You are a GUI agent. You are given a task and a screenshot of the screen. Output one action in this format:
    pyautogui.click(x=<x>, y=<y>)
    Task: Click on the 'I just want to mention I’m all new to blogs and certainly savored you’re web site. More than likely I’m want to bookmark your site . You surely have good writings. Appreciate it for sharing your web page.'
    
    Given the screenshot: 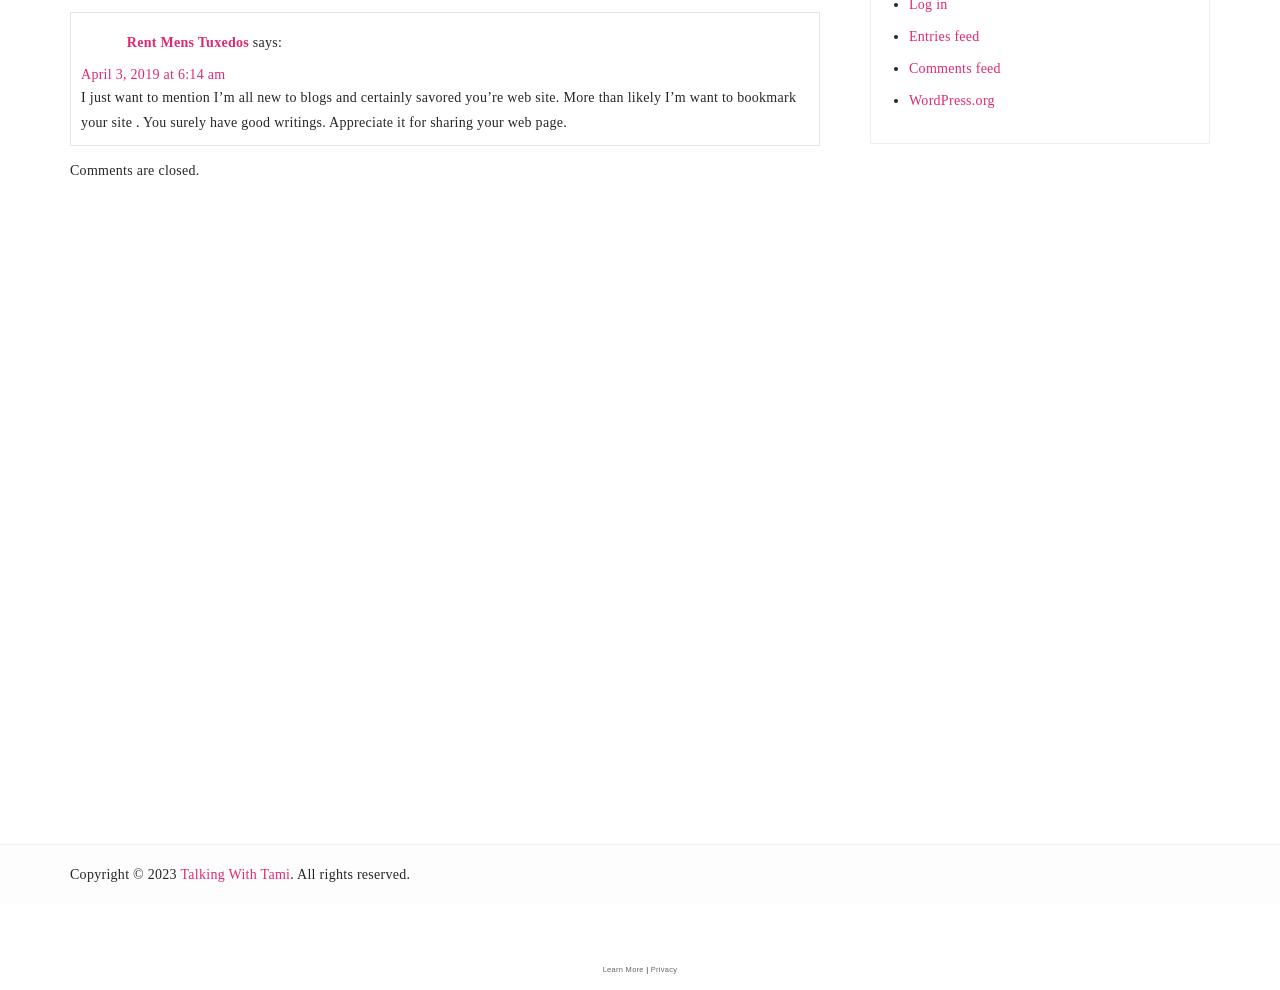 What is the action you would take?
    pyautogui.click(x=437, y=107)
    